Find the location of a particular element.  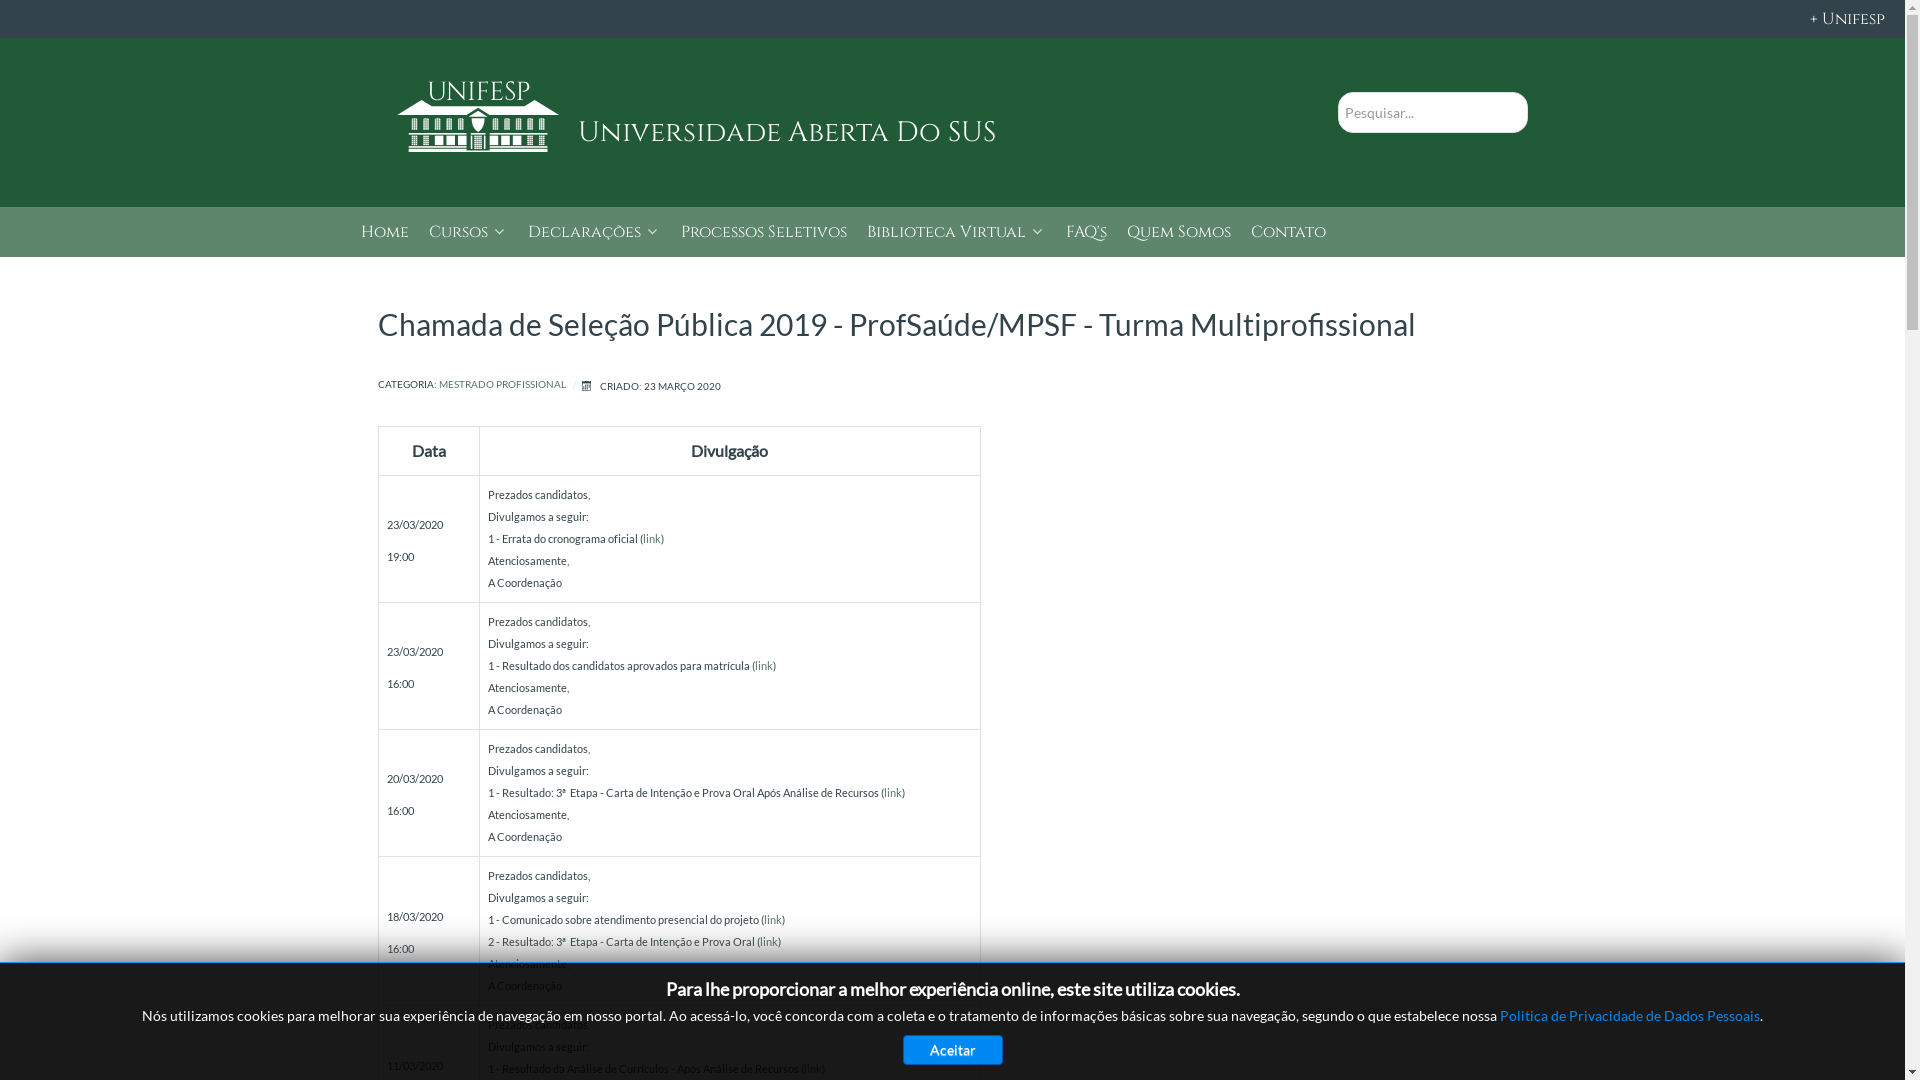

'Politica de Privacidade de Dados Pessoais' is located at coordinates (1630, 1015).